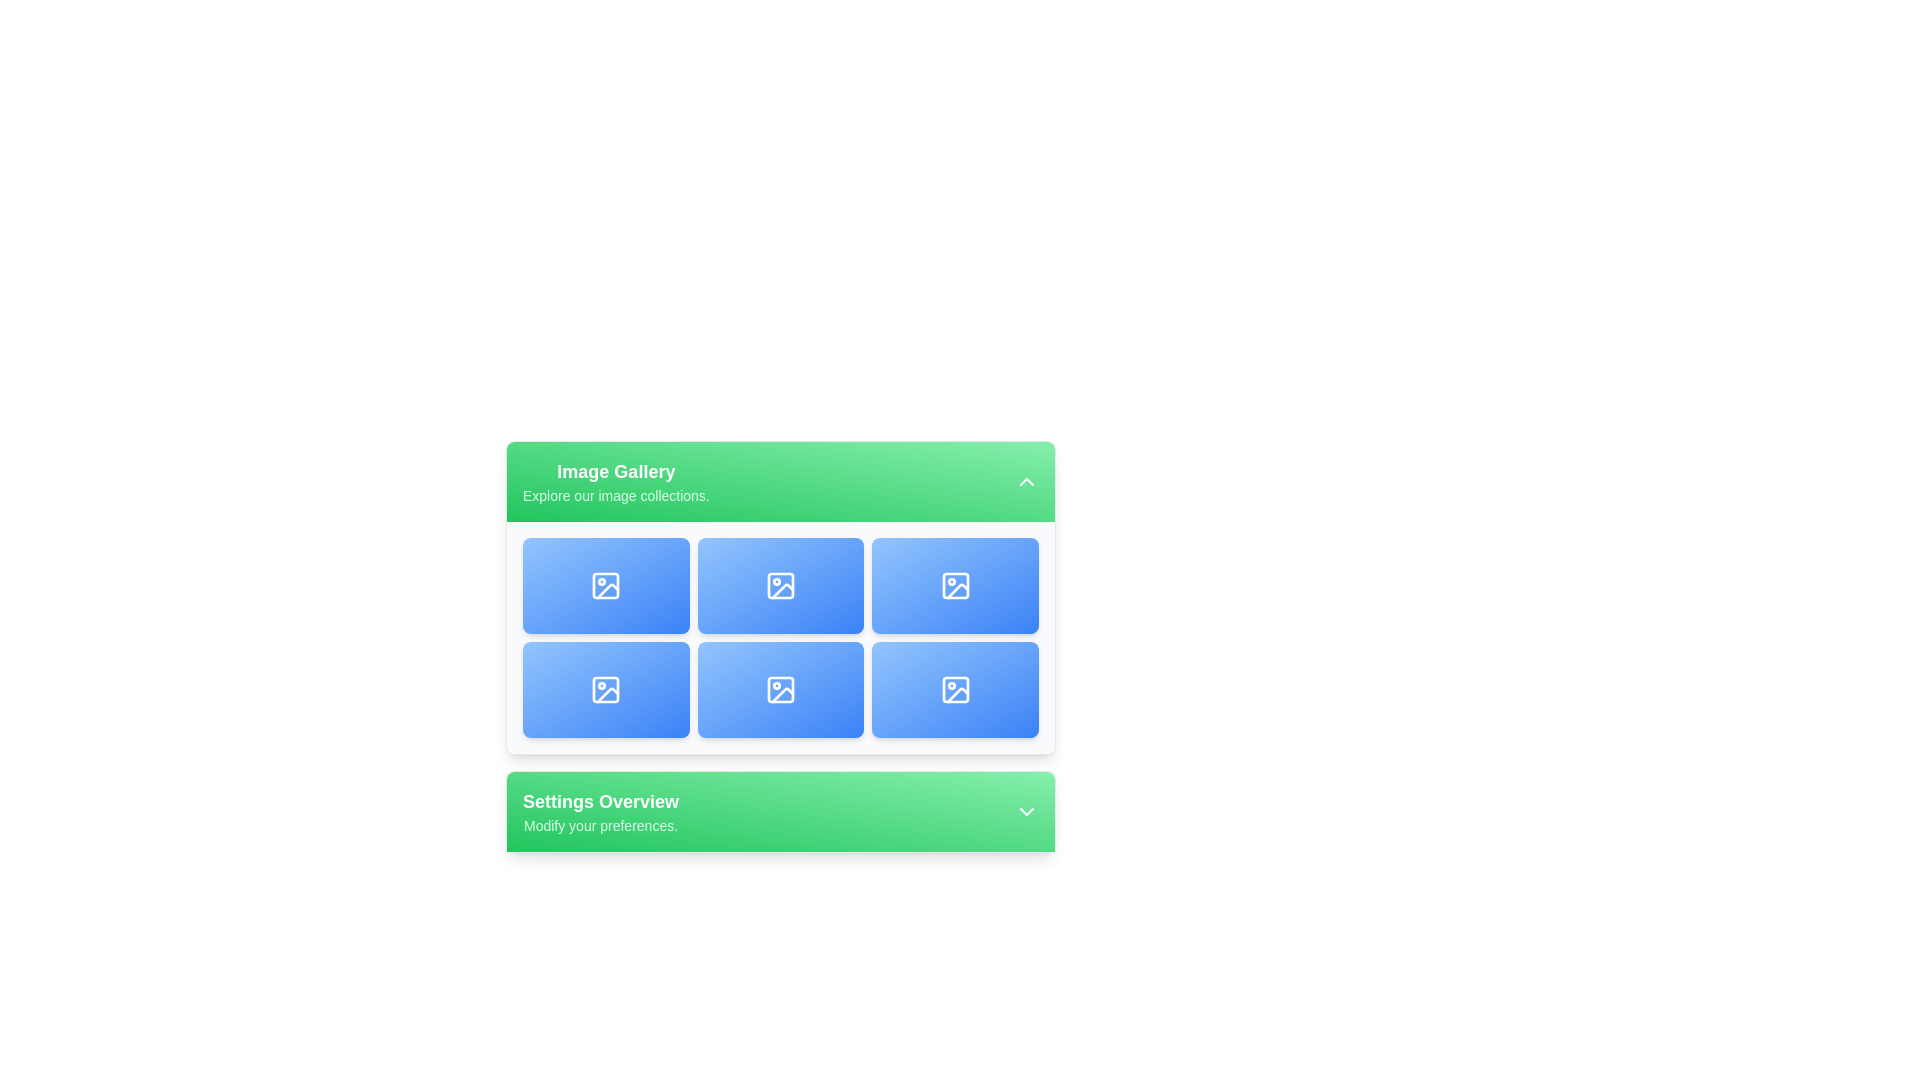 This screenshot has width=1920, height=1080. I want to click on the button or placeholder element located in the bottom-right corner of the 3x2 grid layout within the 'Image Gallery' section, so click(954, 689).